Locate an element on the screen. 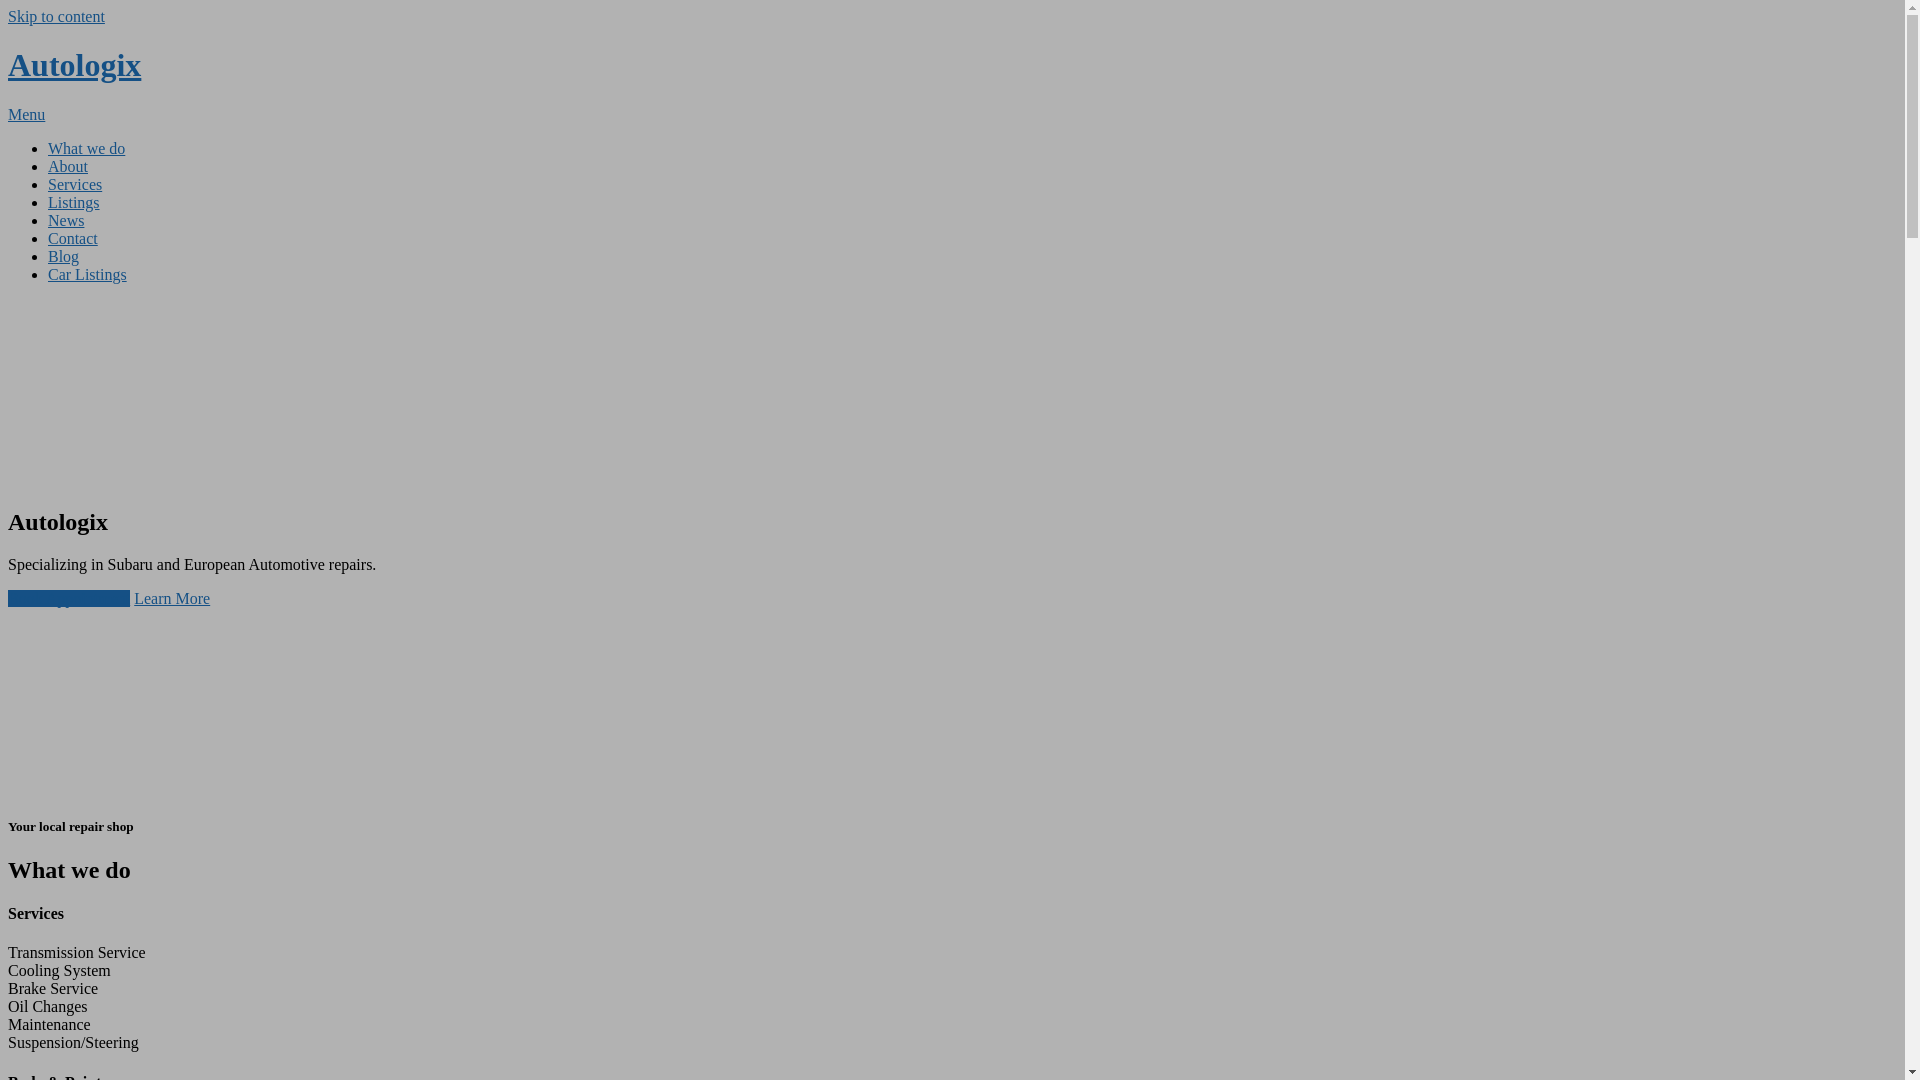 This screenshot has width=1920, height=1080. 'Skip to content' is located at coordinates (56, 16).